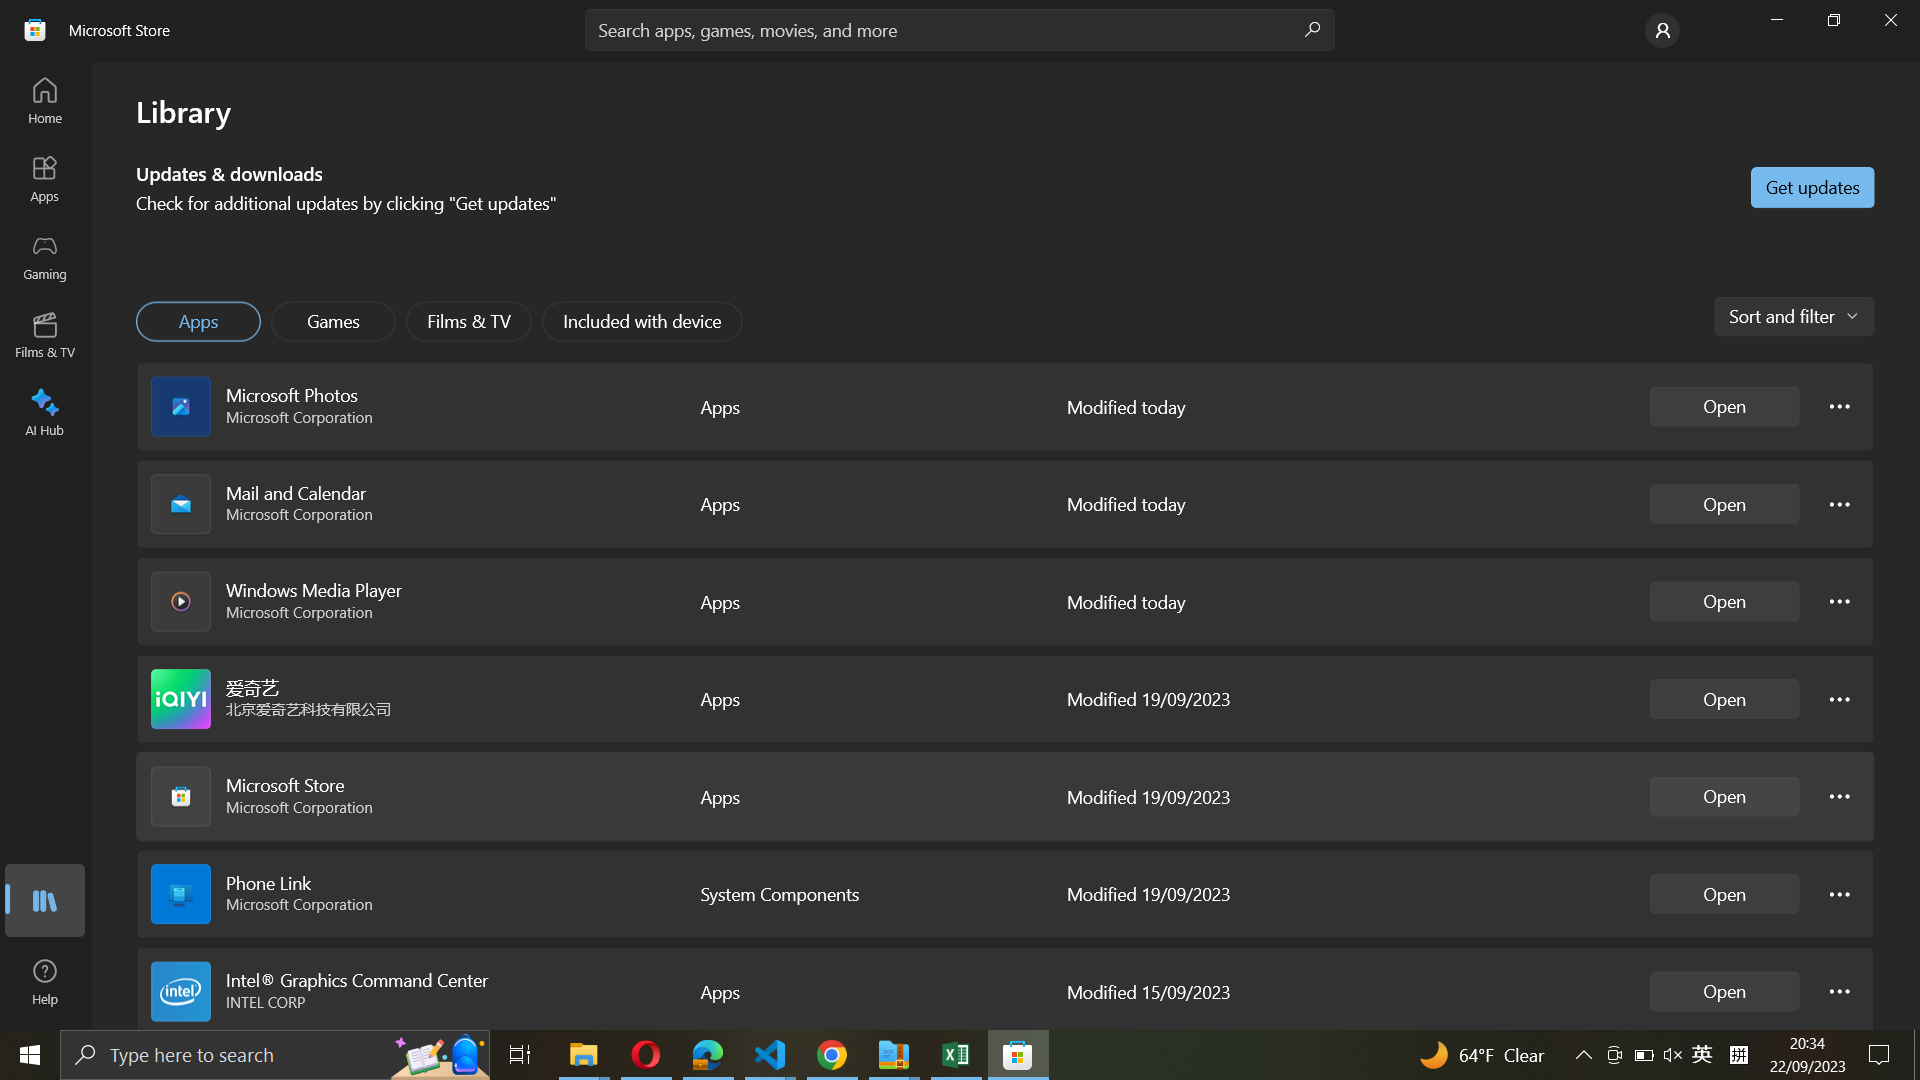 This screenshot has width=1920, height=1080. Describe the element at coordinates (1724, 796) in the screenshot. I see `Microsoft Store` at that location.